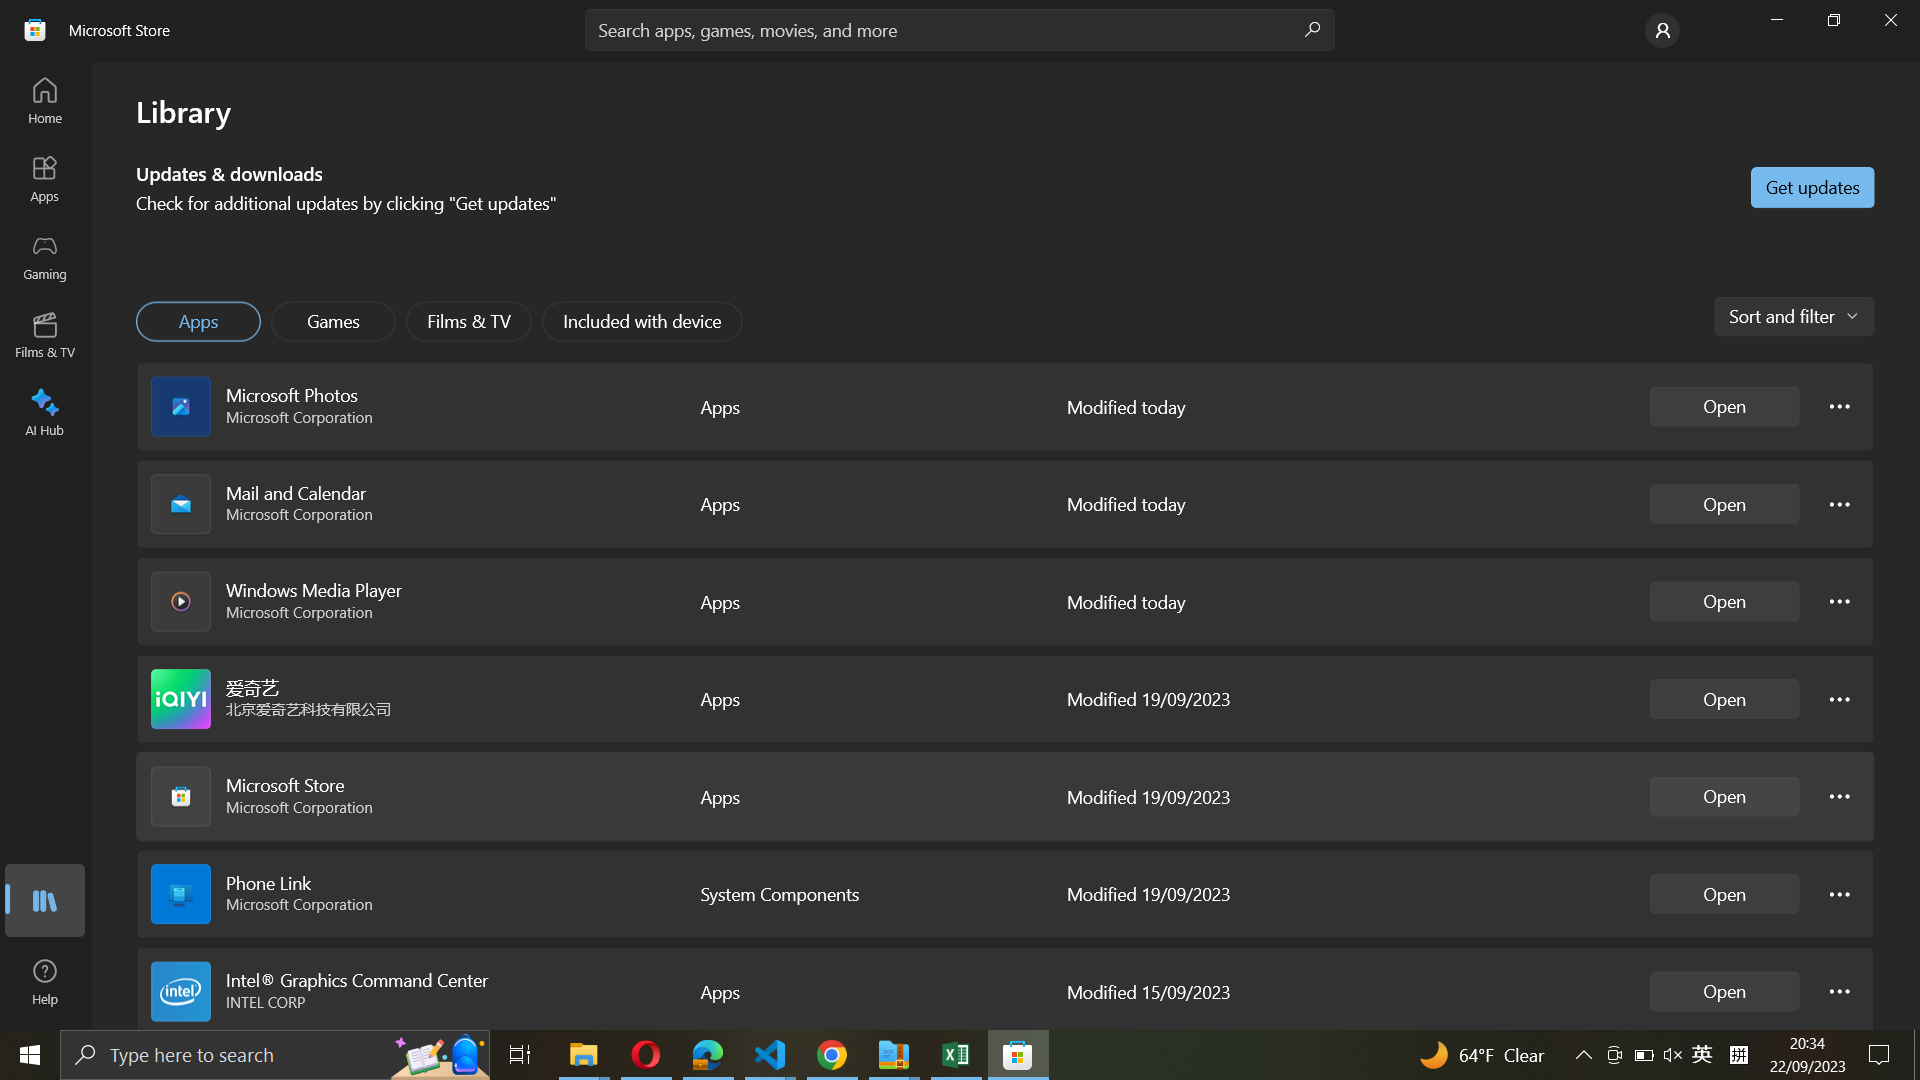 This screenshot has width=1920, height=1080. Describe the element at coordinates (1724, 796) in the screenshot. I see `Microsoft Store` at that location.